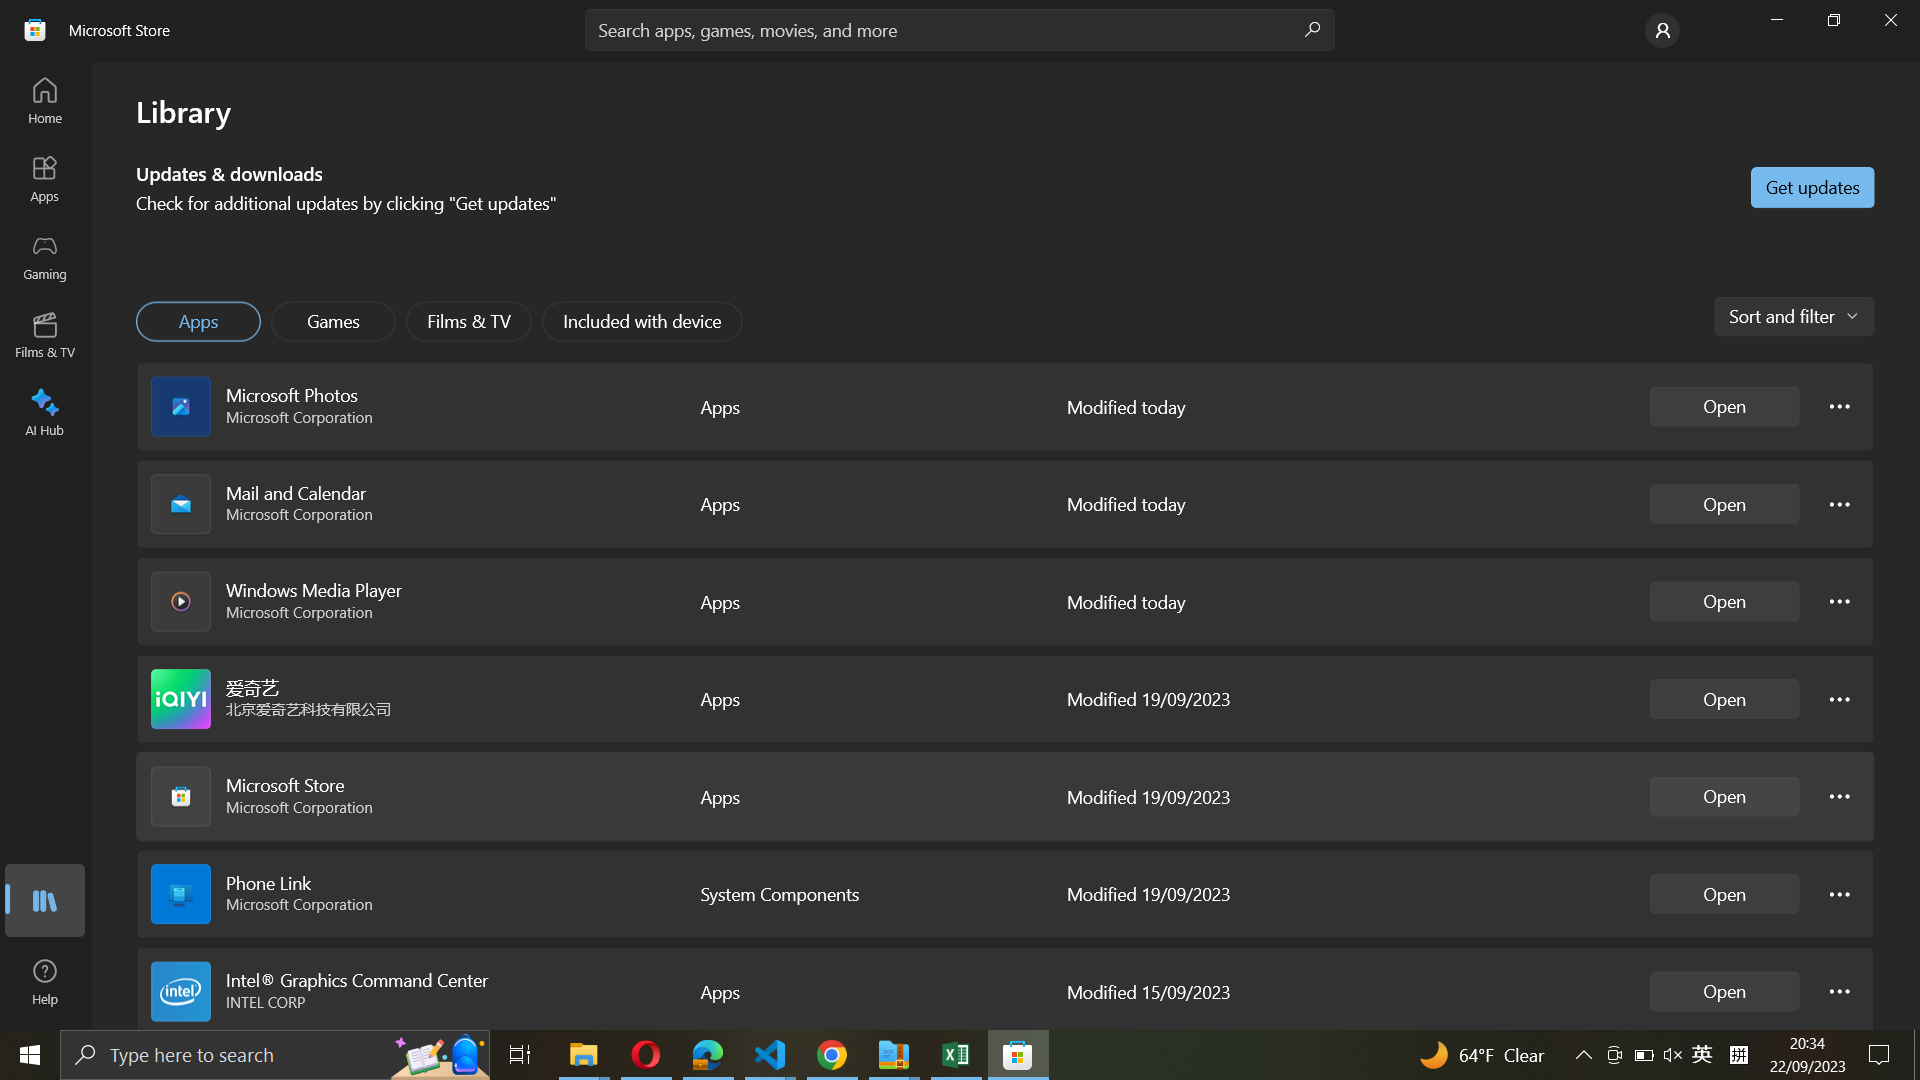 This screenshot has width=1920, height=1080. Describe the element at coordinates (1724, 796) in the screenshot. I see `Microsoft Store` at that location.